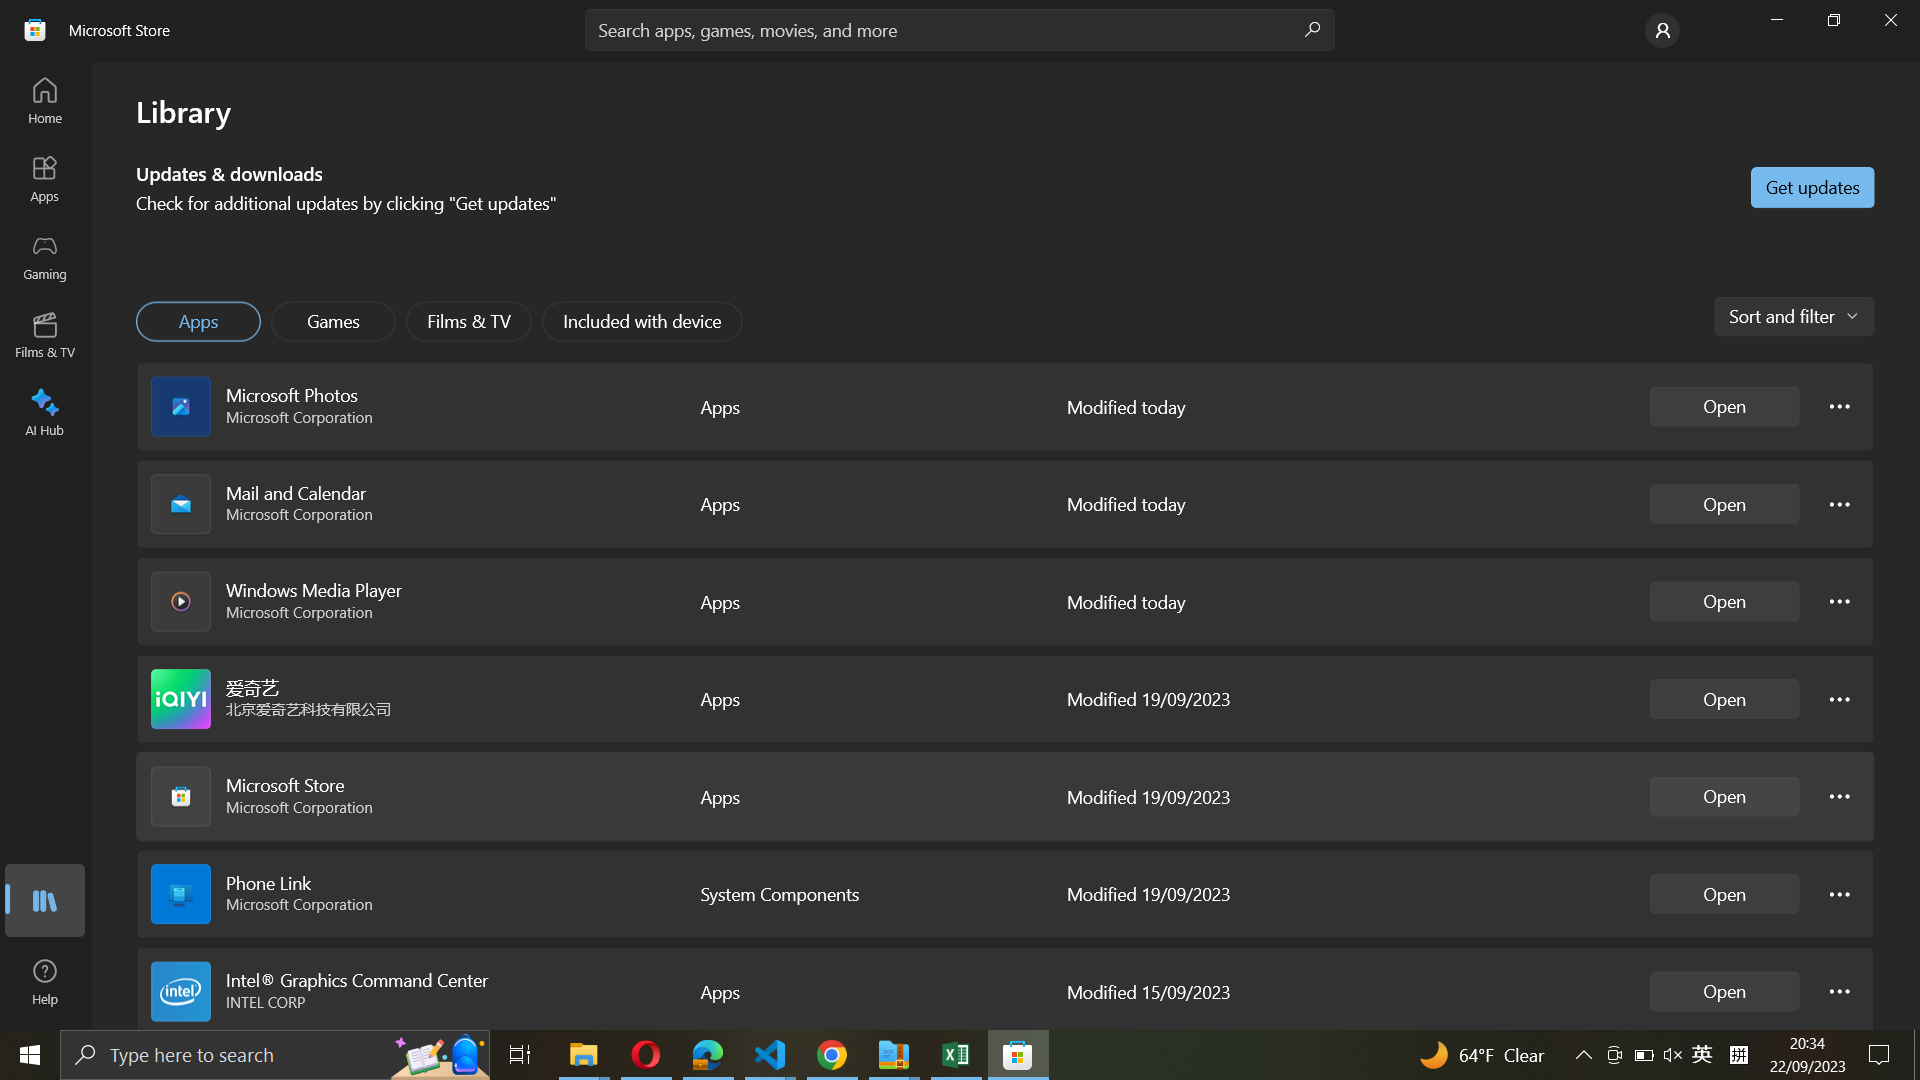 This screenshot has width=1920, height=1080. Describe the element at coordinates (1724, 796) in the screenshot. I see `Microsoft Store` at that location.